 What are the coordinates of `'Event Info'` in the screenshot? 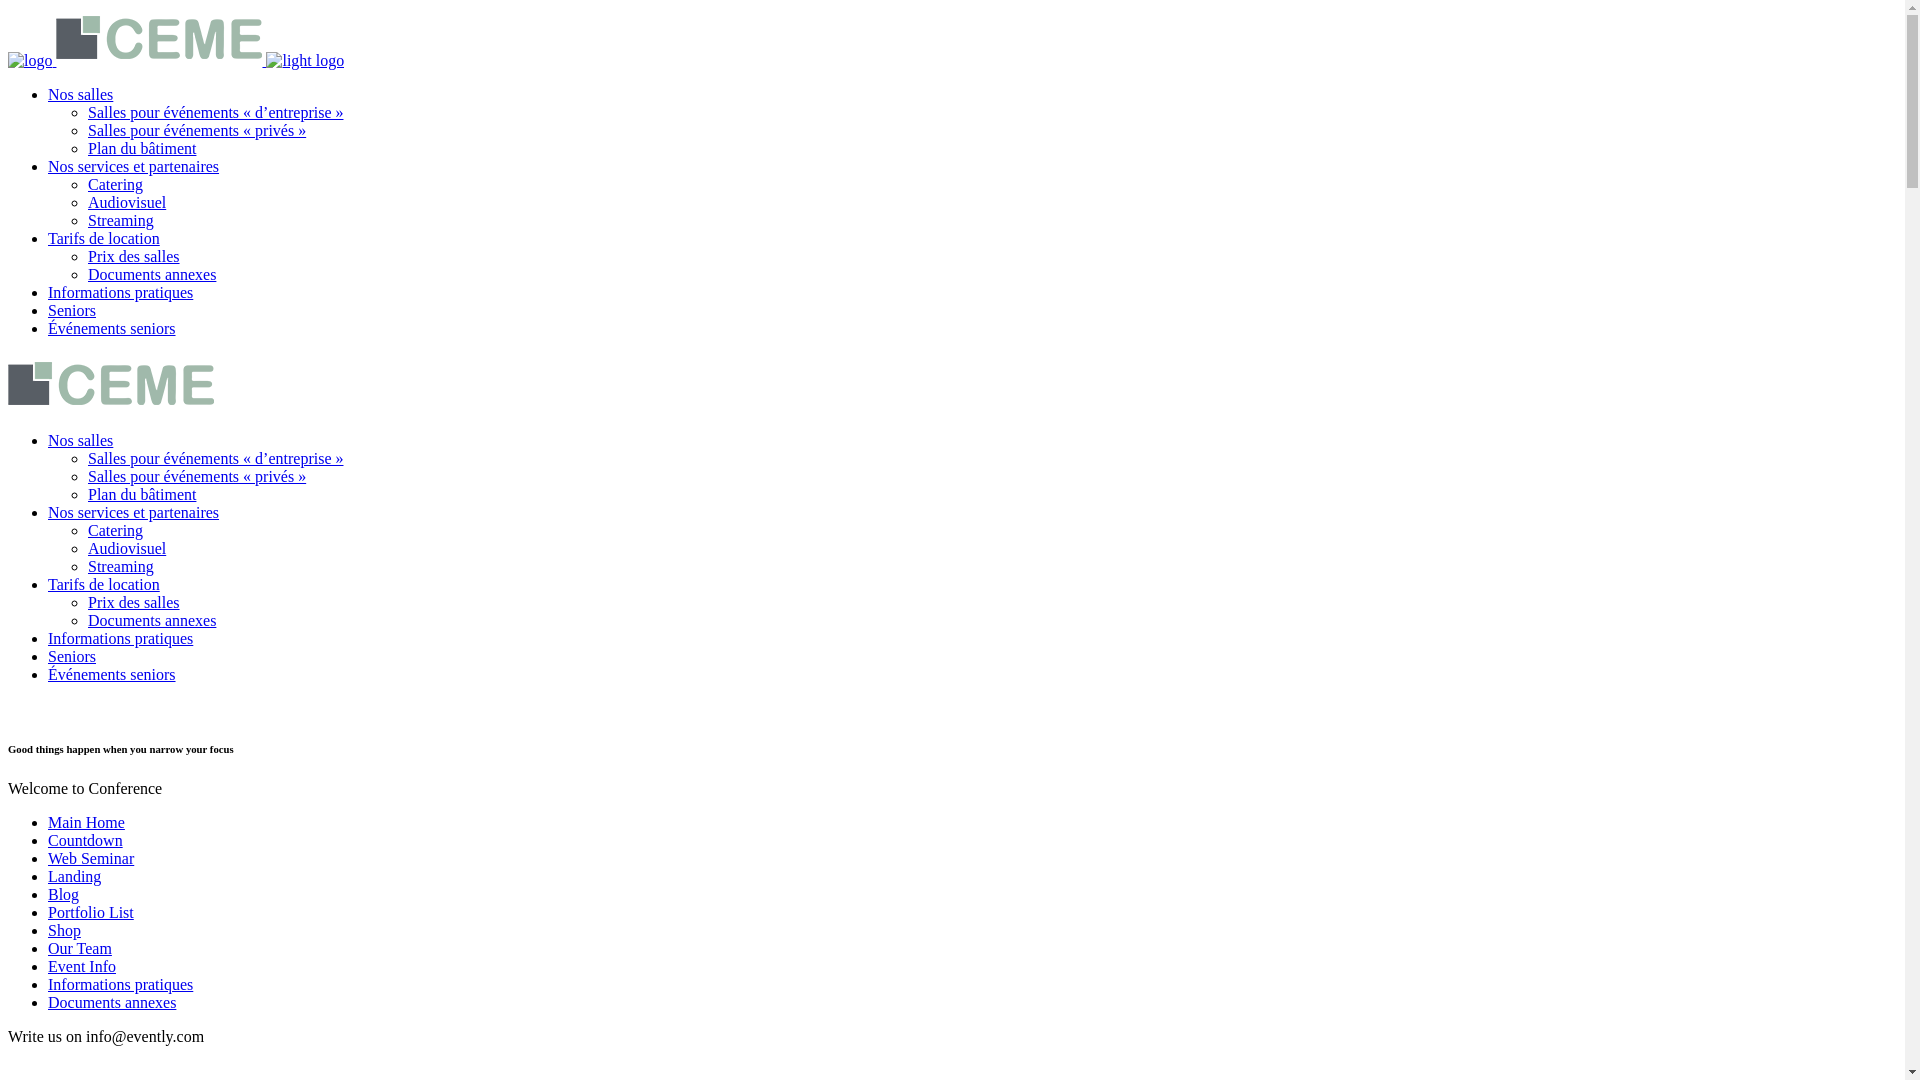 It's located at (80, 965).